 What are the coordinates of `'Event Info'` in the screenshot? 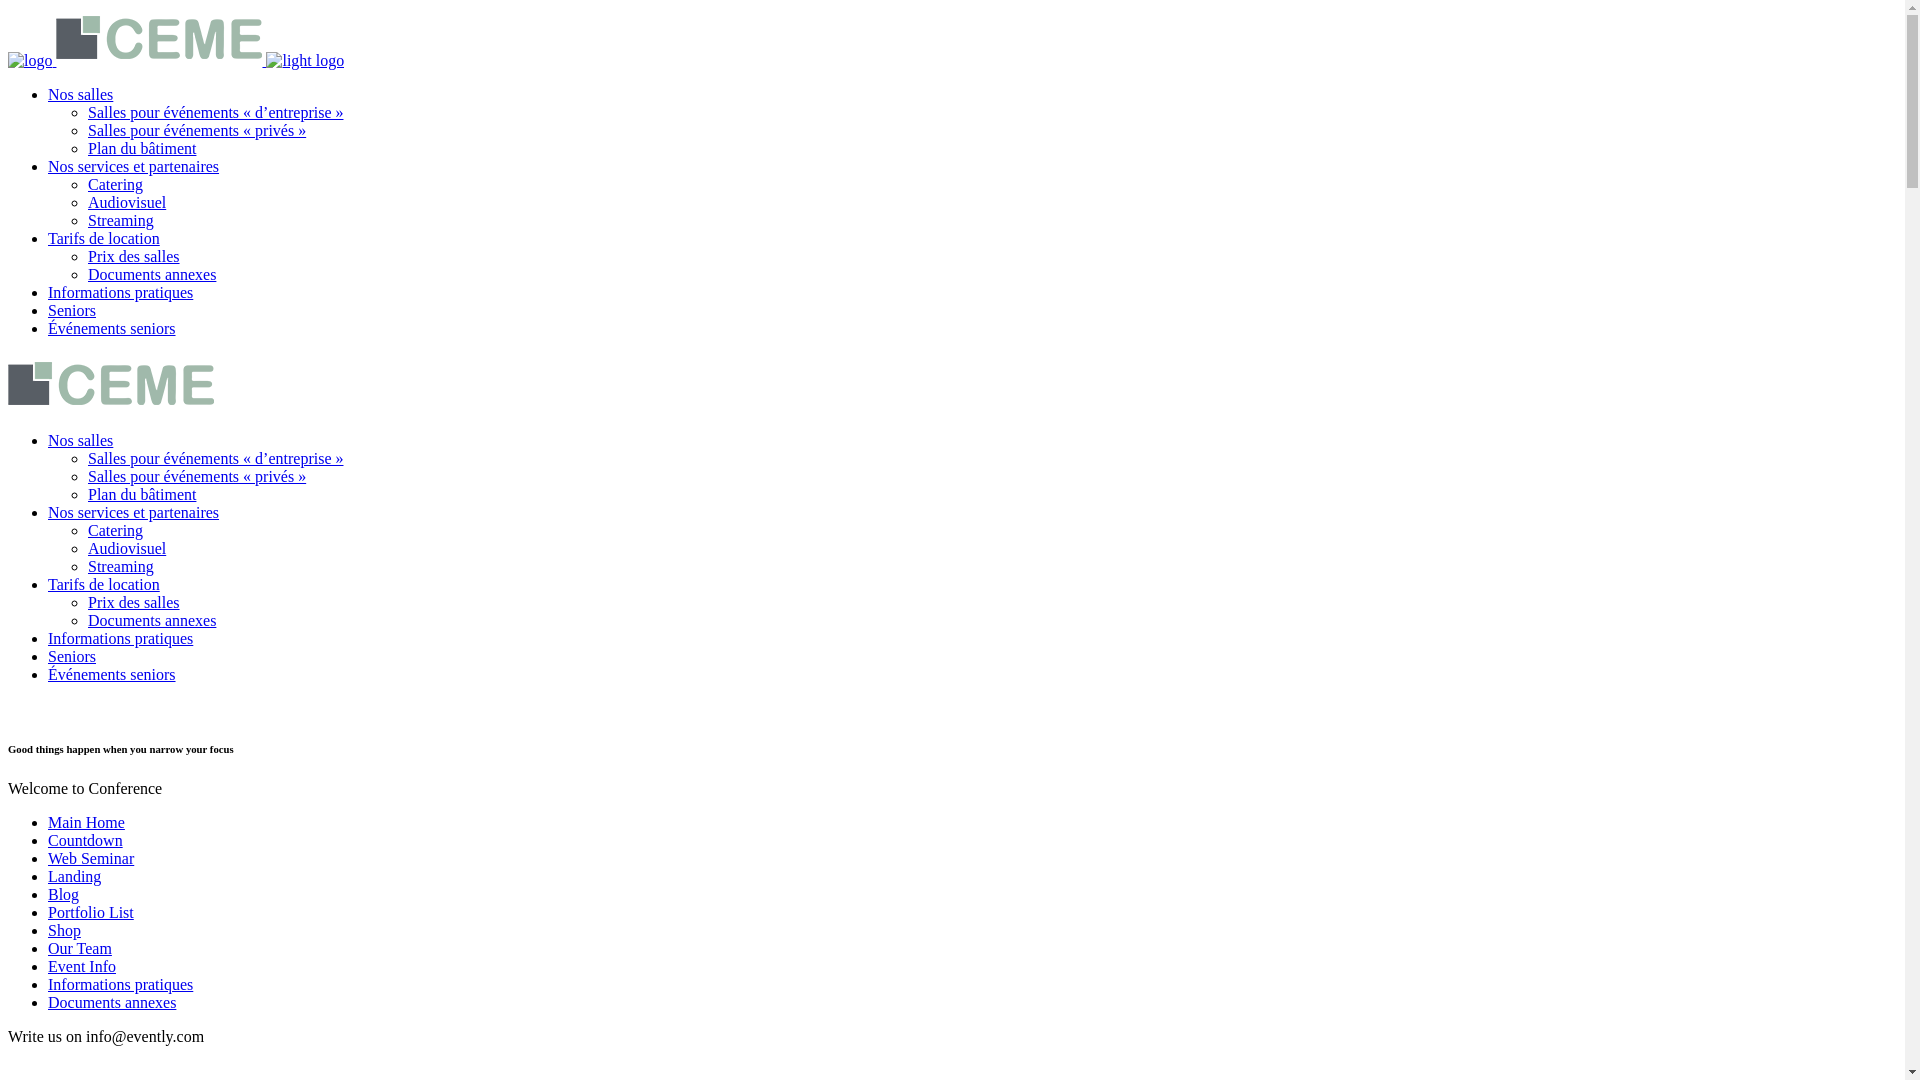 It's located at (80, 965).